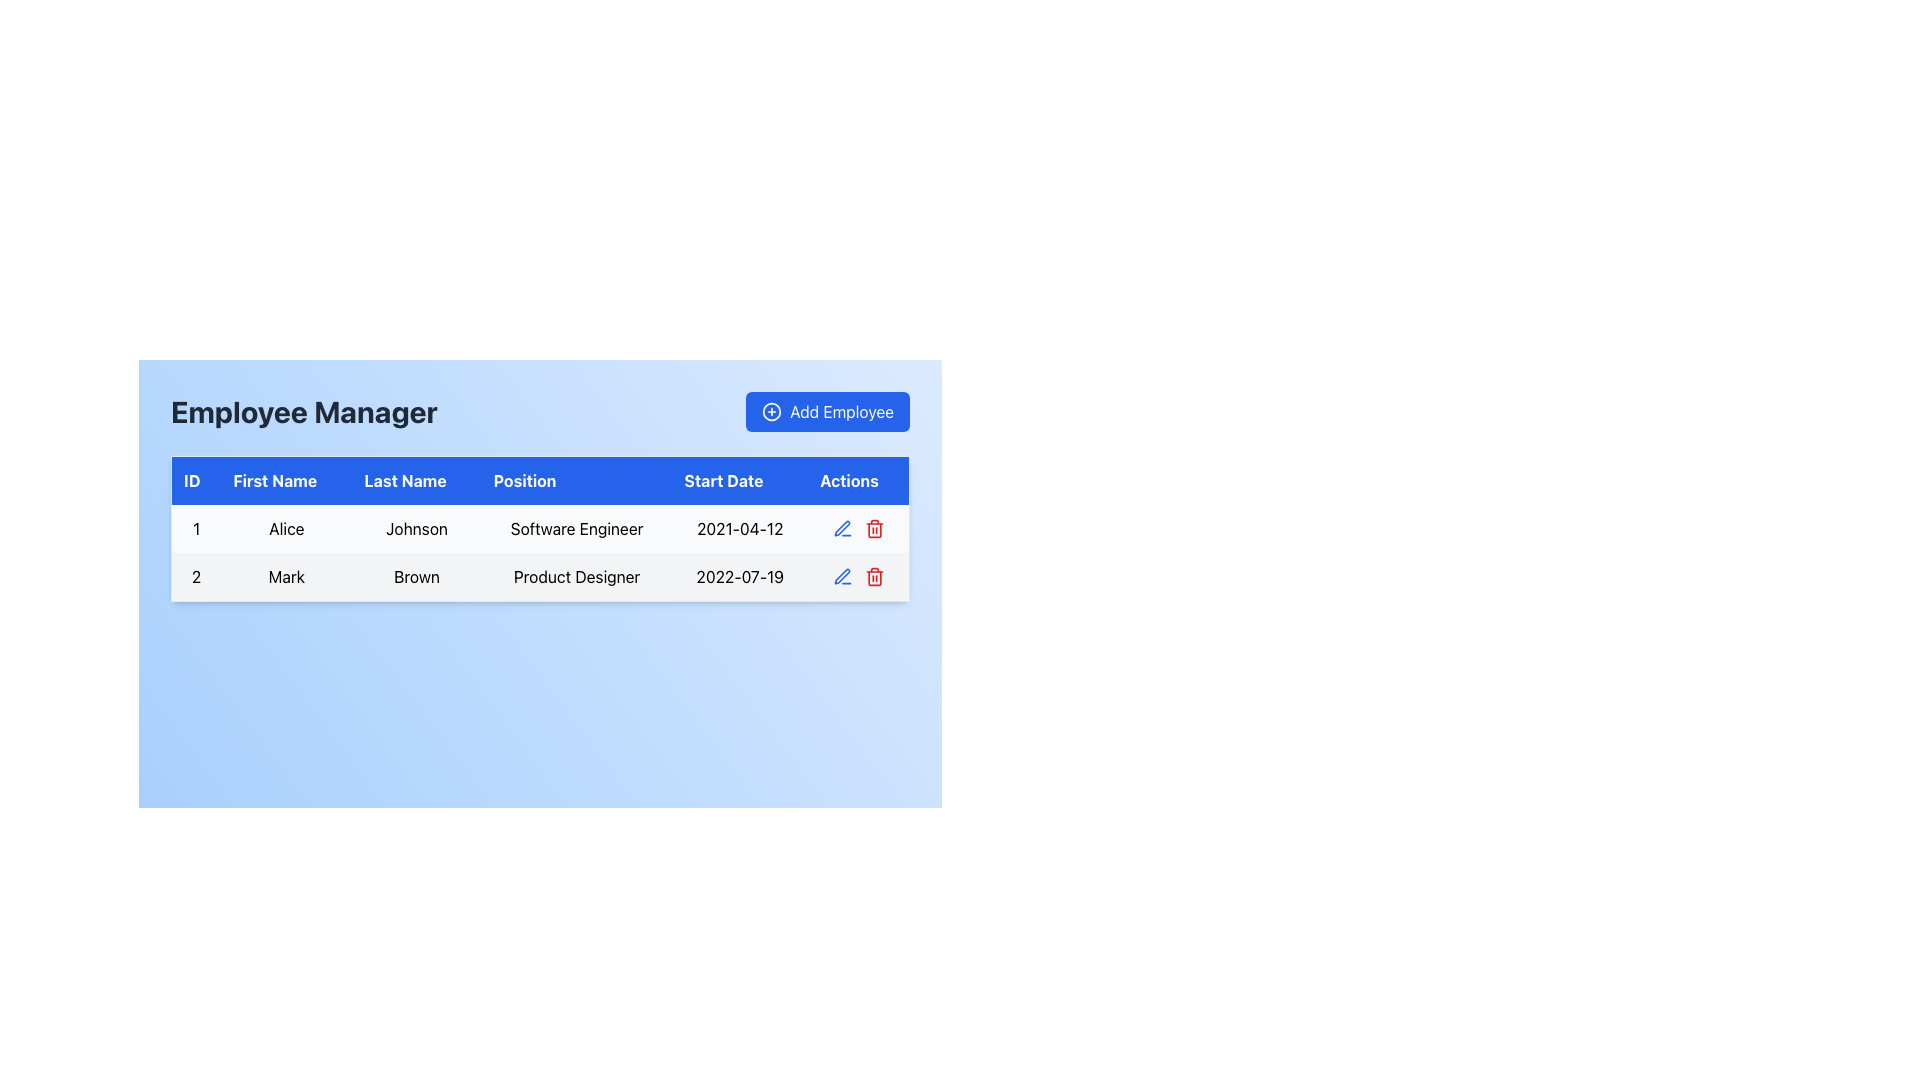 The height and width of the screenshot is (1080, 1920). Describe the element at coordinates (285, 527) in the screenshot. I see `the text label that displays the first name of the listed individual, located in the first cell of the first row under the 'First Name' header in the employee information table` at that location.